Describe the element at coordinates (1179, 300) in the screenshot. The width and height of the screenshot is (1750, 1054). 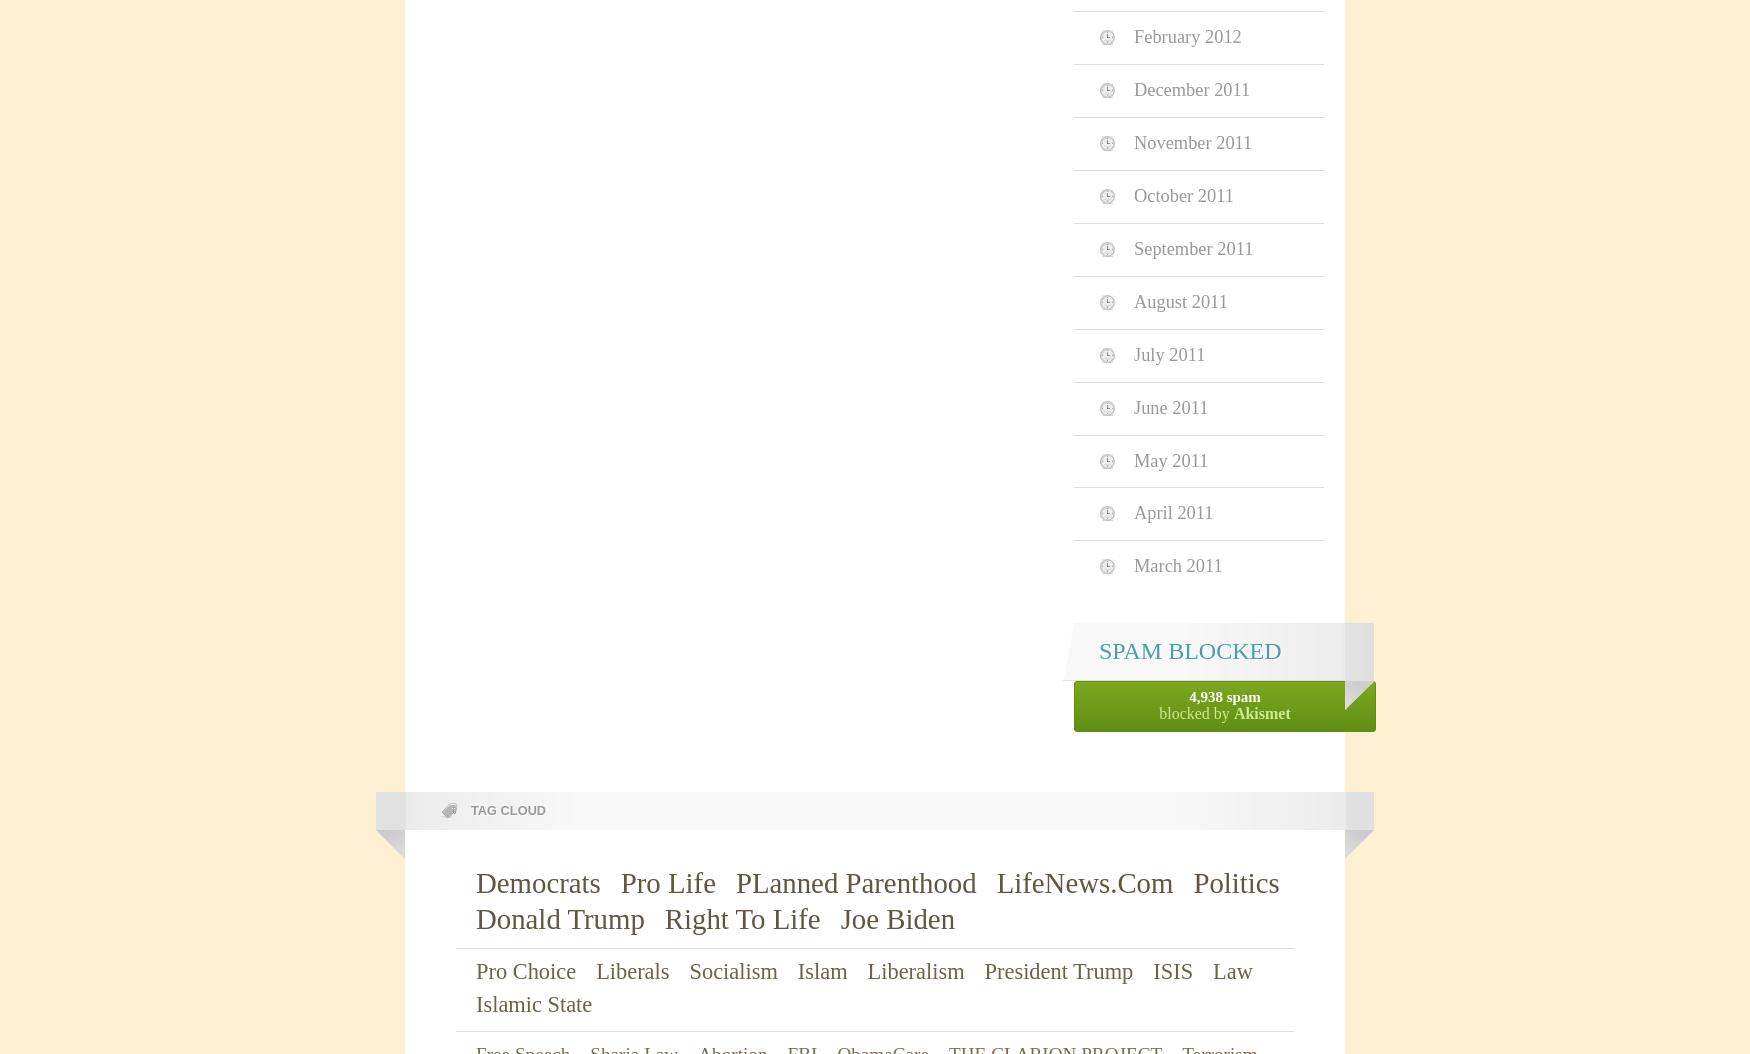
I see `'August 2011'` at that location.